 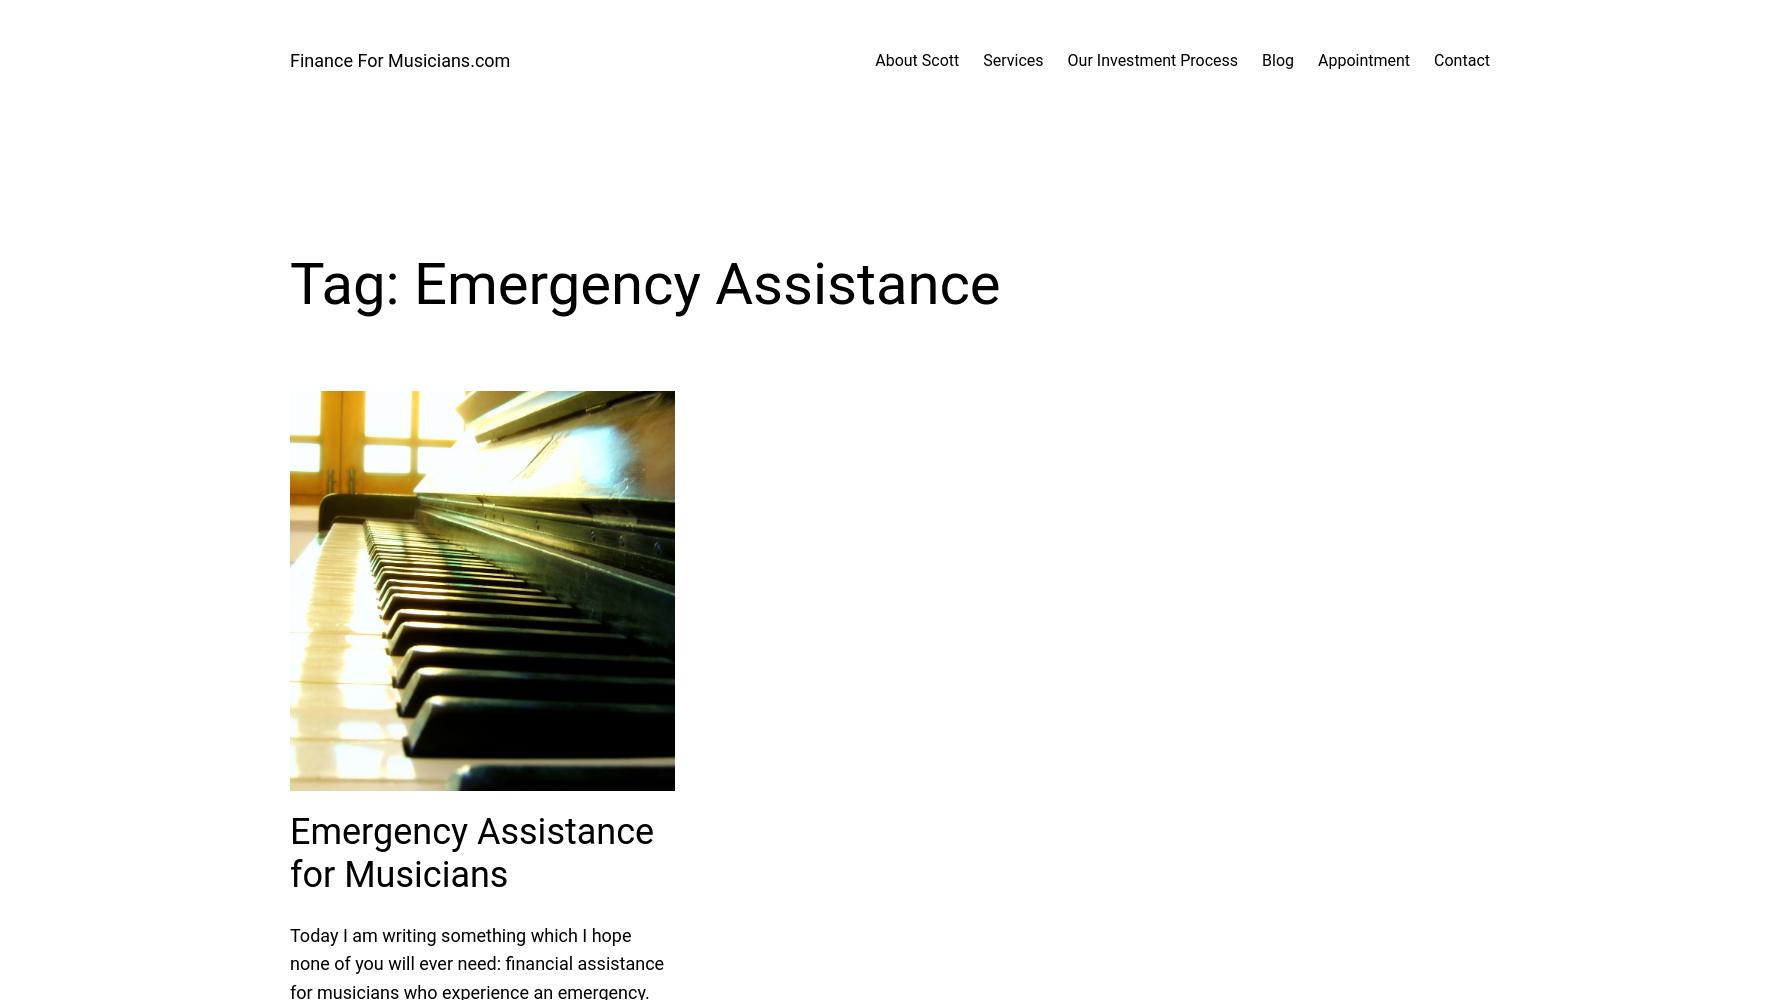 I want to click on 'Blog', so click(x=1277, y=60).